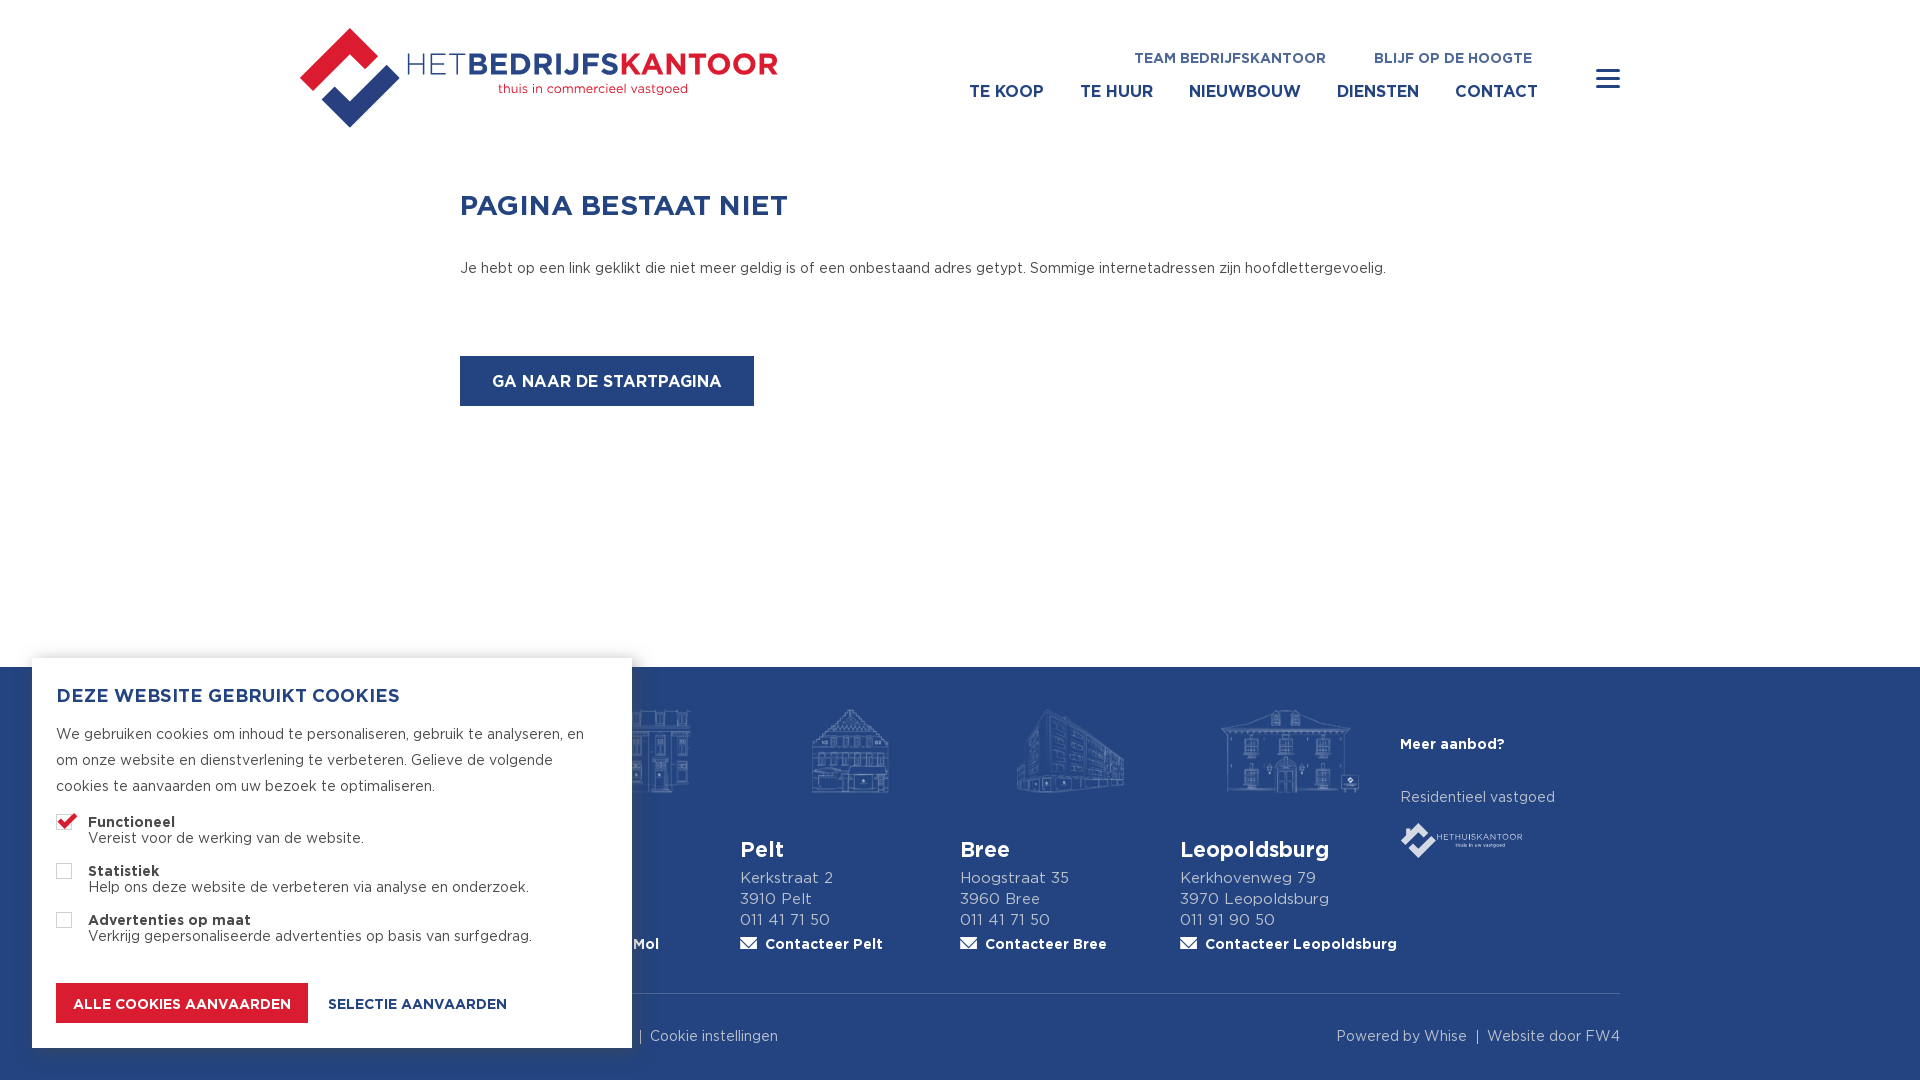  I want to click on 'CONTACT', so click(1496, 91).